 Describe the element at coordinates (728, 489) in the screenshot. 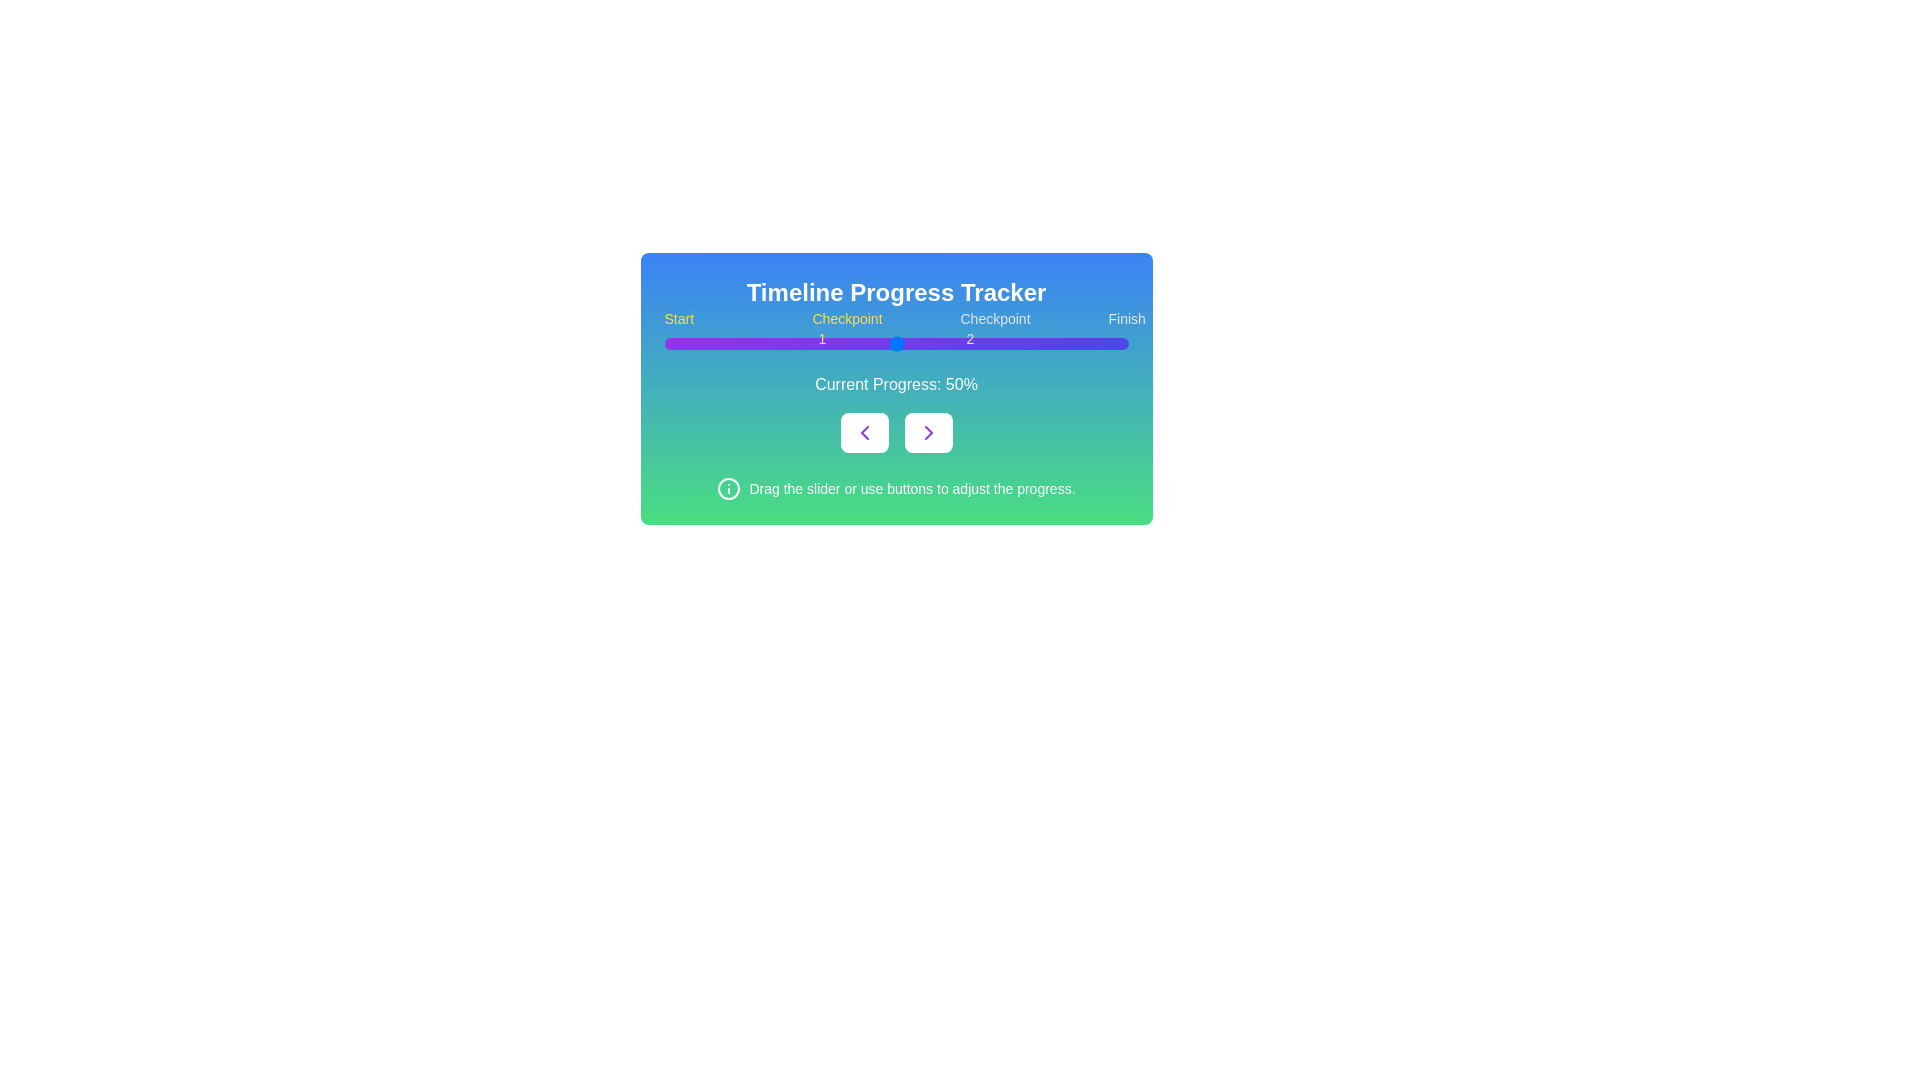

I see `the SVG Circle element, which is a small circle with a radius of 10 units, located within an icon-like structure in the lower-left section of the green-blue gradient panel` at that location.